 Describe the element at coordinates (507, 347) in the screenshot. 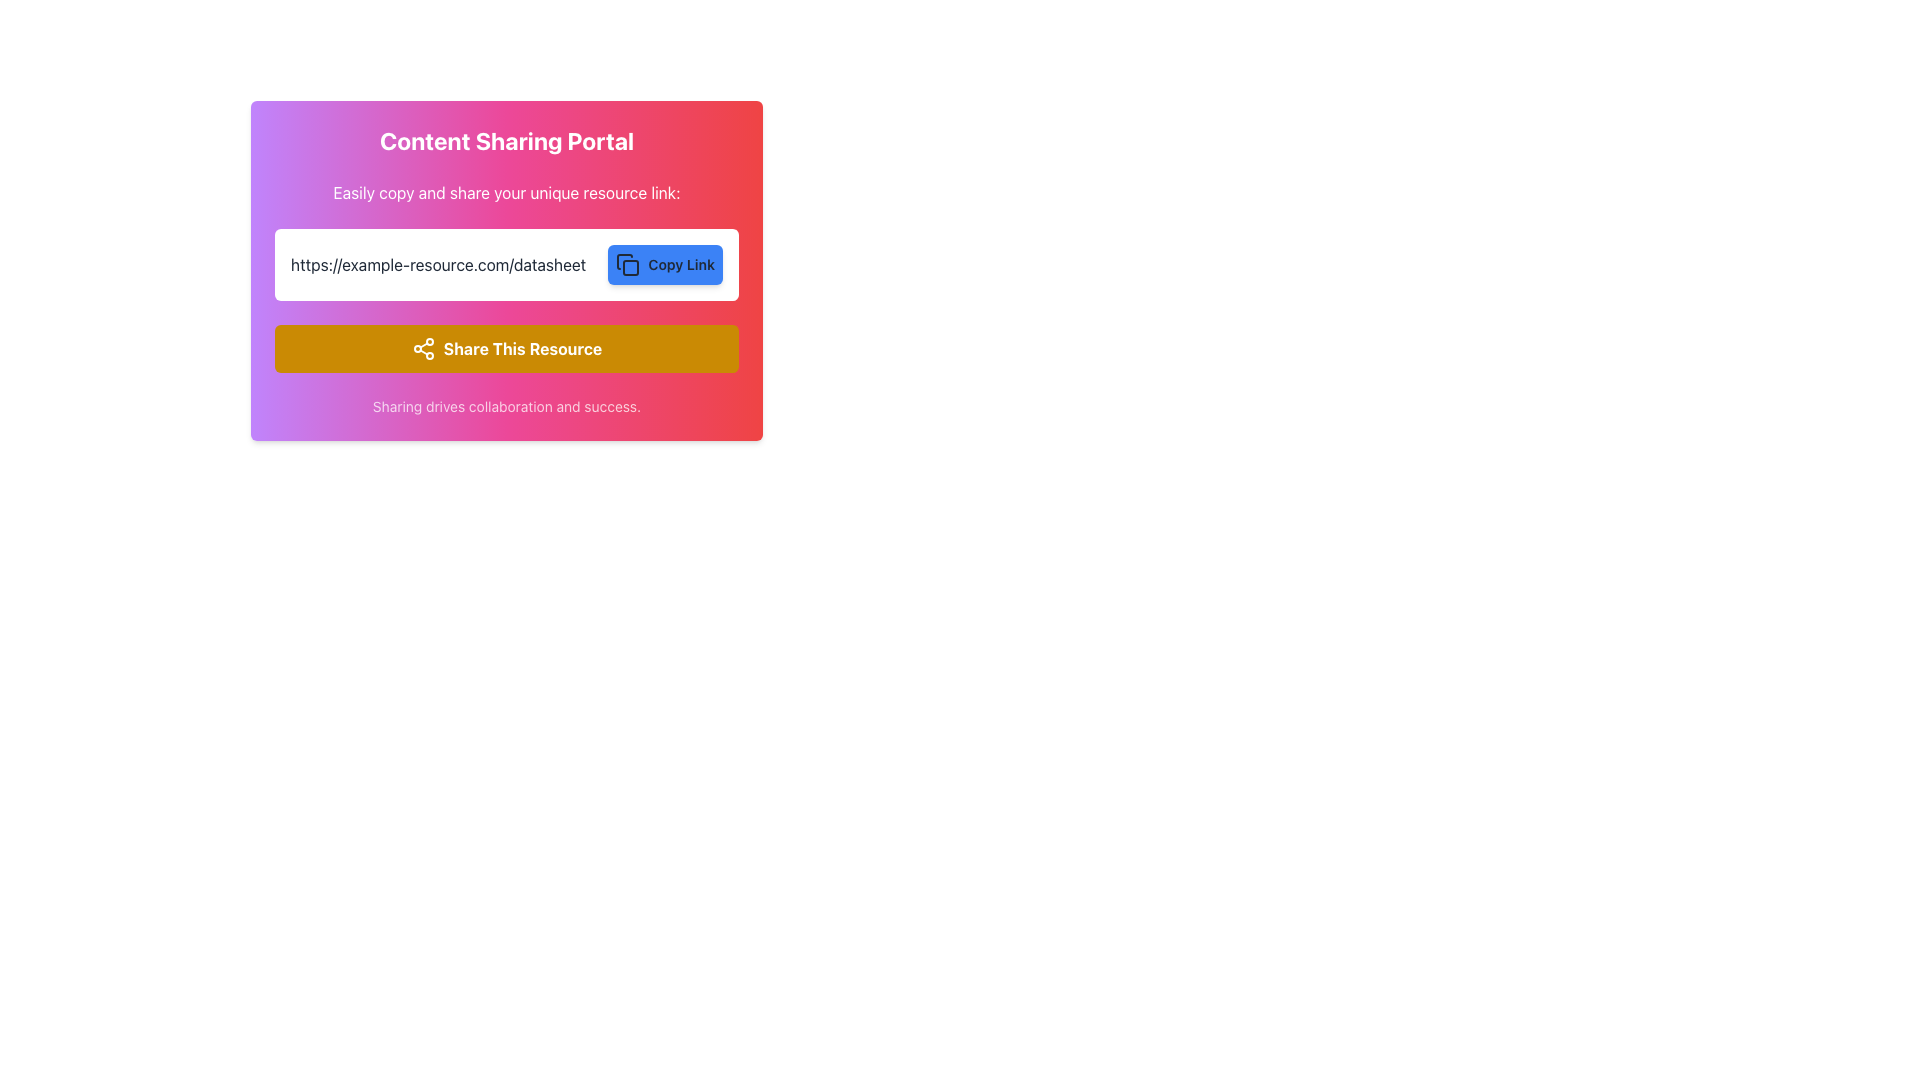

I see `the 'Share This Resource' button which has a bold yellow-orange background and white bold text, located below the 'Copy Link' button` at that location.